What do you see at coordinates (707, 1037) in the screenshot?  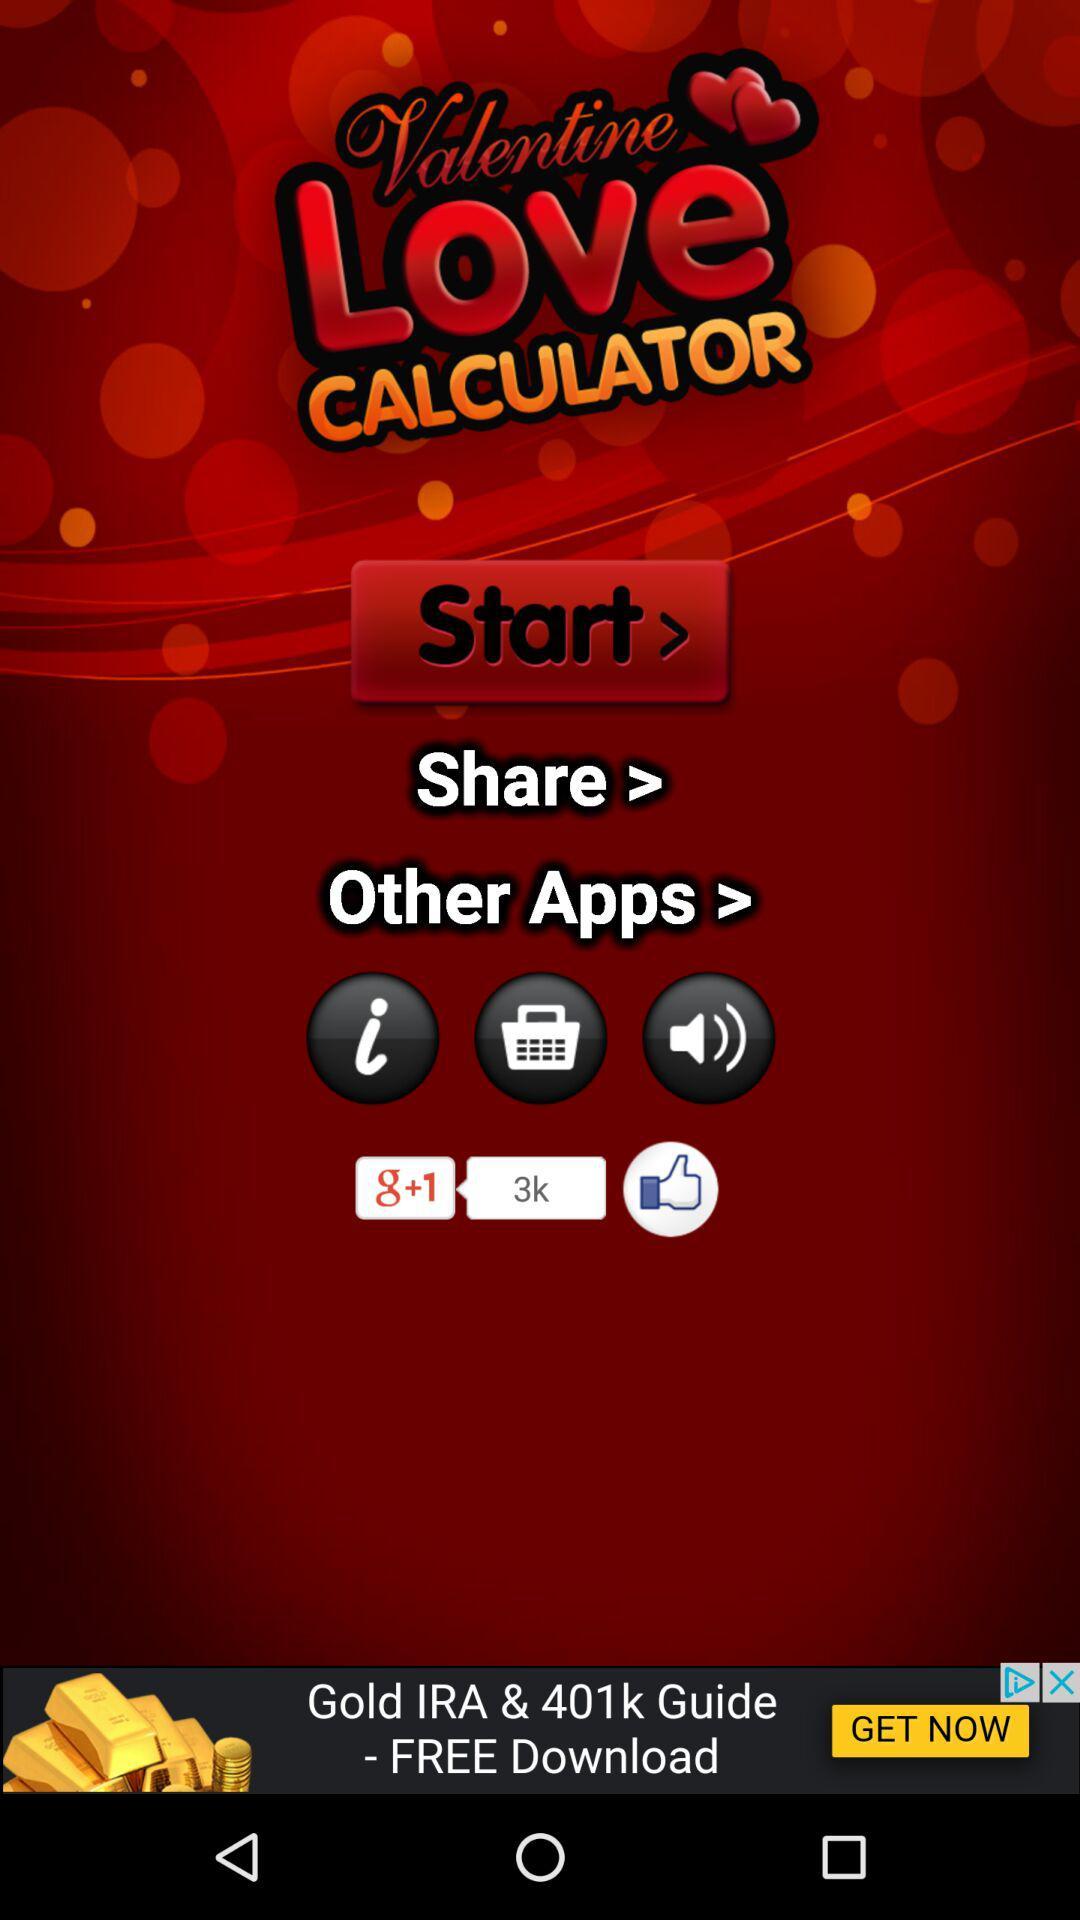 I see `mute` at bounding box center [707, 1037].